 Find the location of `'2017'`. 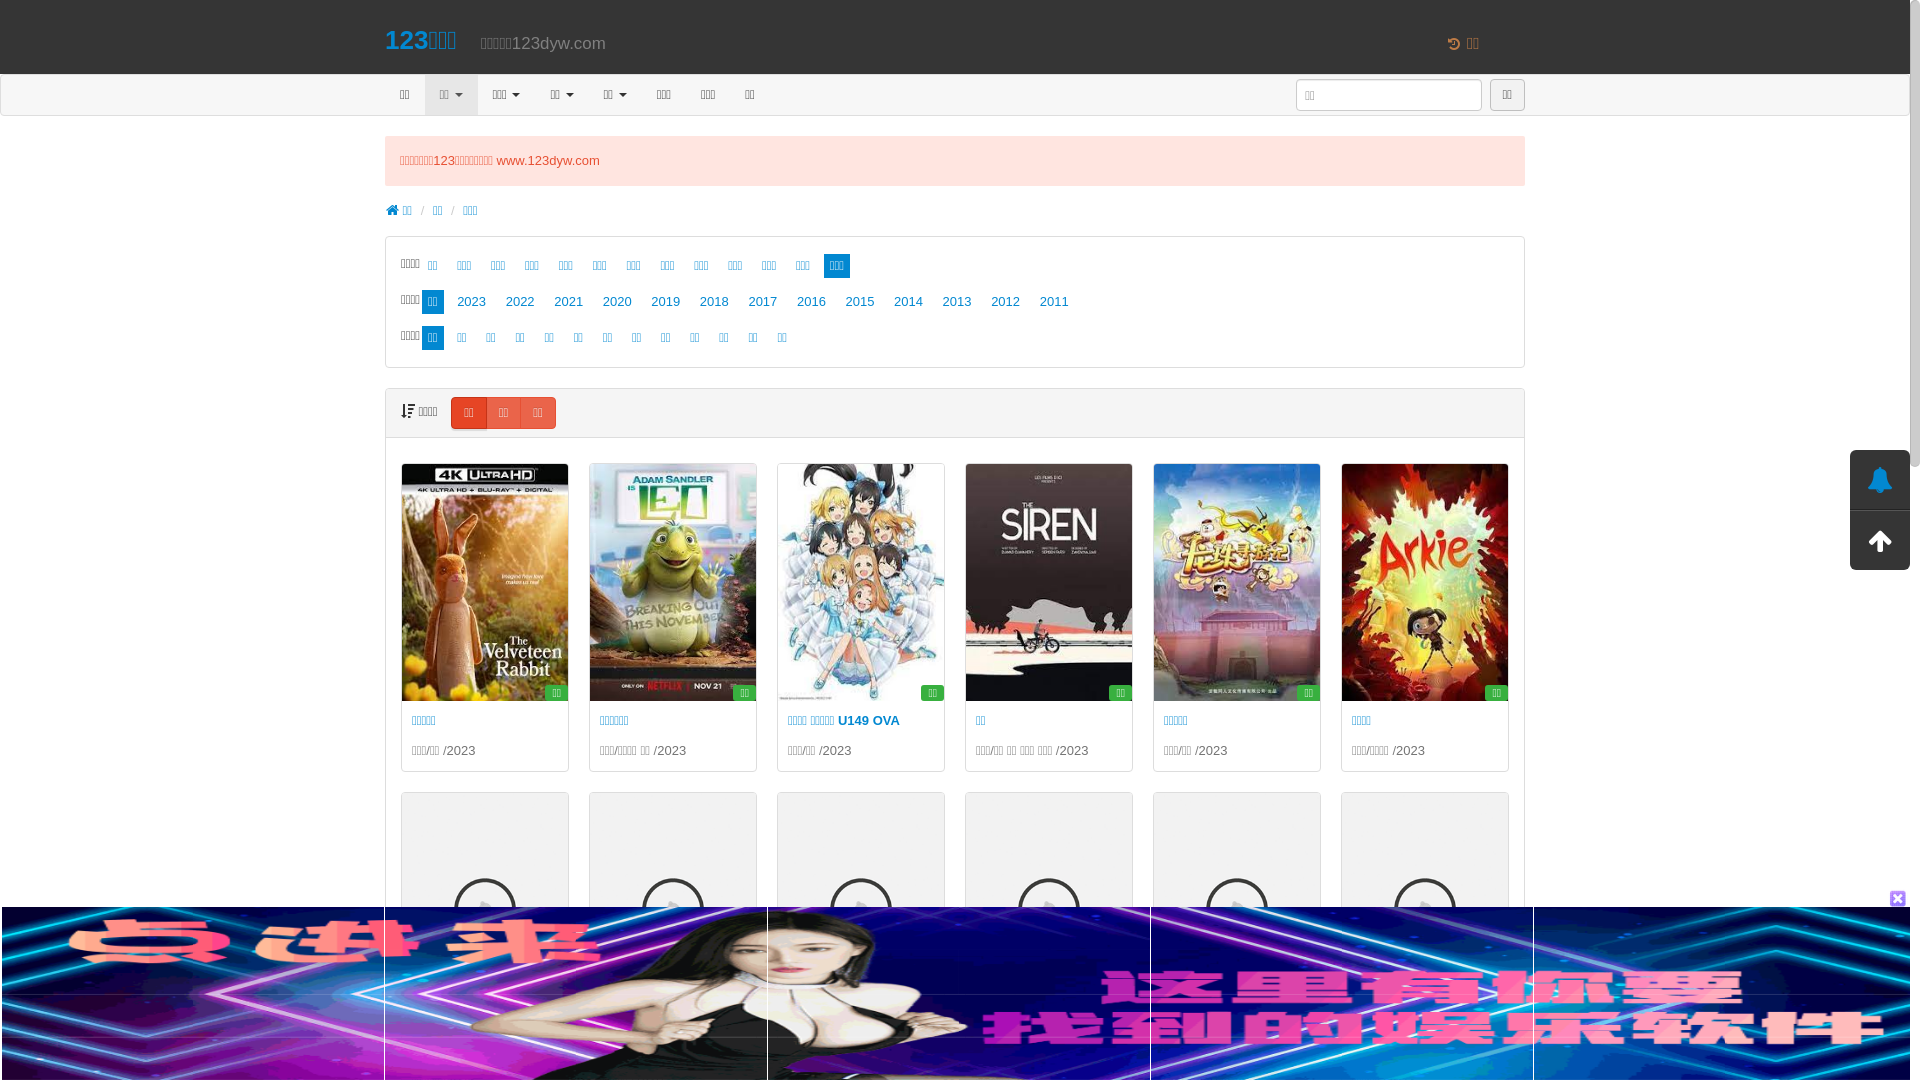

'2017' is located at coordinates (761, 301).